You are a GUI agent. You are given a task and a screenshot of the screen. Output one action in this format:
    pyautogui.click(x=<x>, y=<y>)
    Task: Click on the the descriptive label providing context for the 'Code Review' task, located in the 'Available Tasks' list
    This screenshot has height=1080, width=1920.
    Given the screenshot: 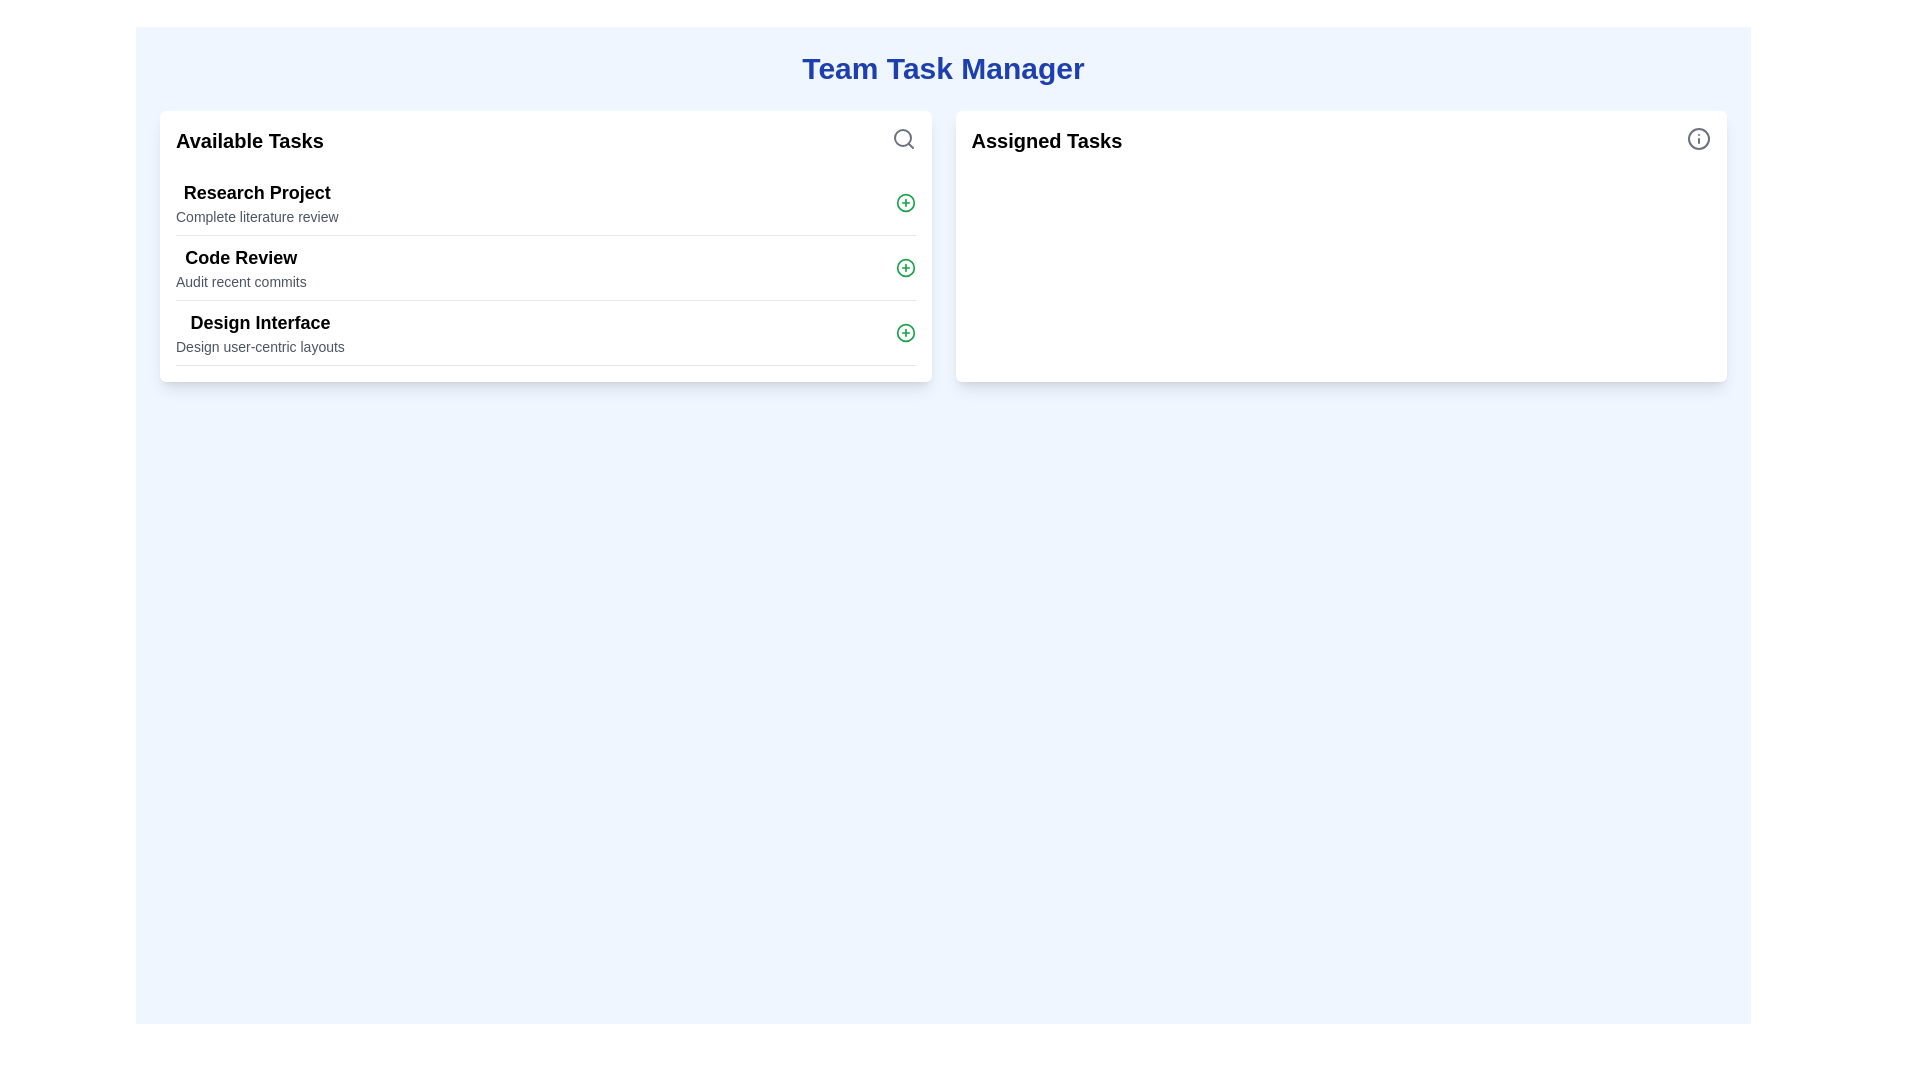 What is the action you would take?
    pyautogui.click(x=240, y=281)
    